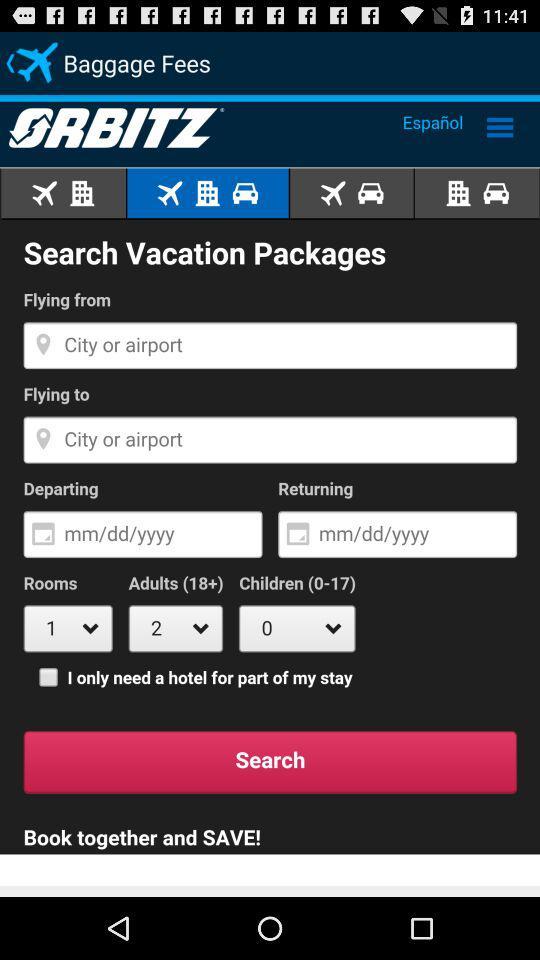 This screenshot has height=960, width=540. Describe the element at coordinates (270, 494) in the screenshot. I see `search for vacations` at that location.